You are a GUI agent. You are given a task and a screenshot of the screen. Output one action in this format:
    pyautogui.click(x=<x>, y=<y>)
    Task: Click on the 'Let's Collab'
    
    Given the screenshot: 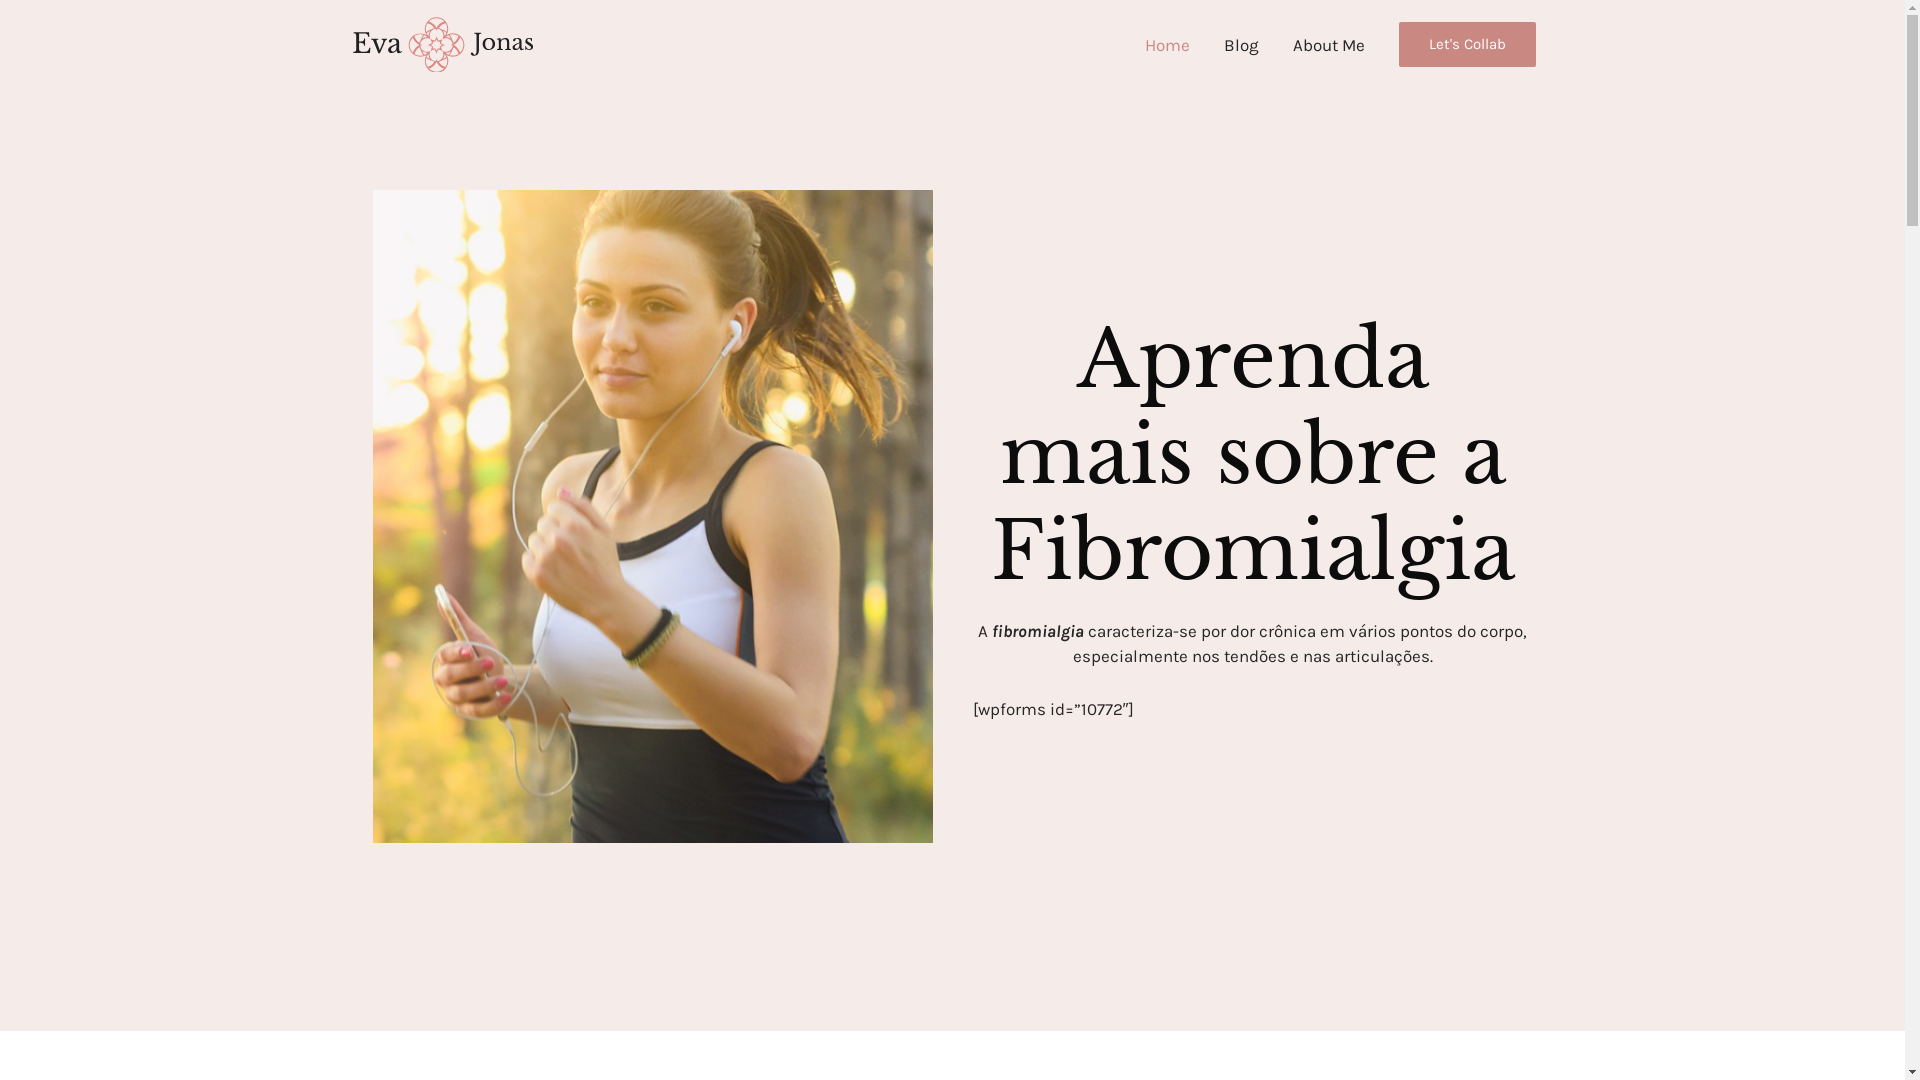 What is the action you would take?
    pyautogui.click(x=1466, y=44)
    